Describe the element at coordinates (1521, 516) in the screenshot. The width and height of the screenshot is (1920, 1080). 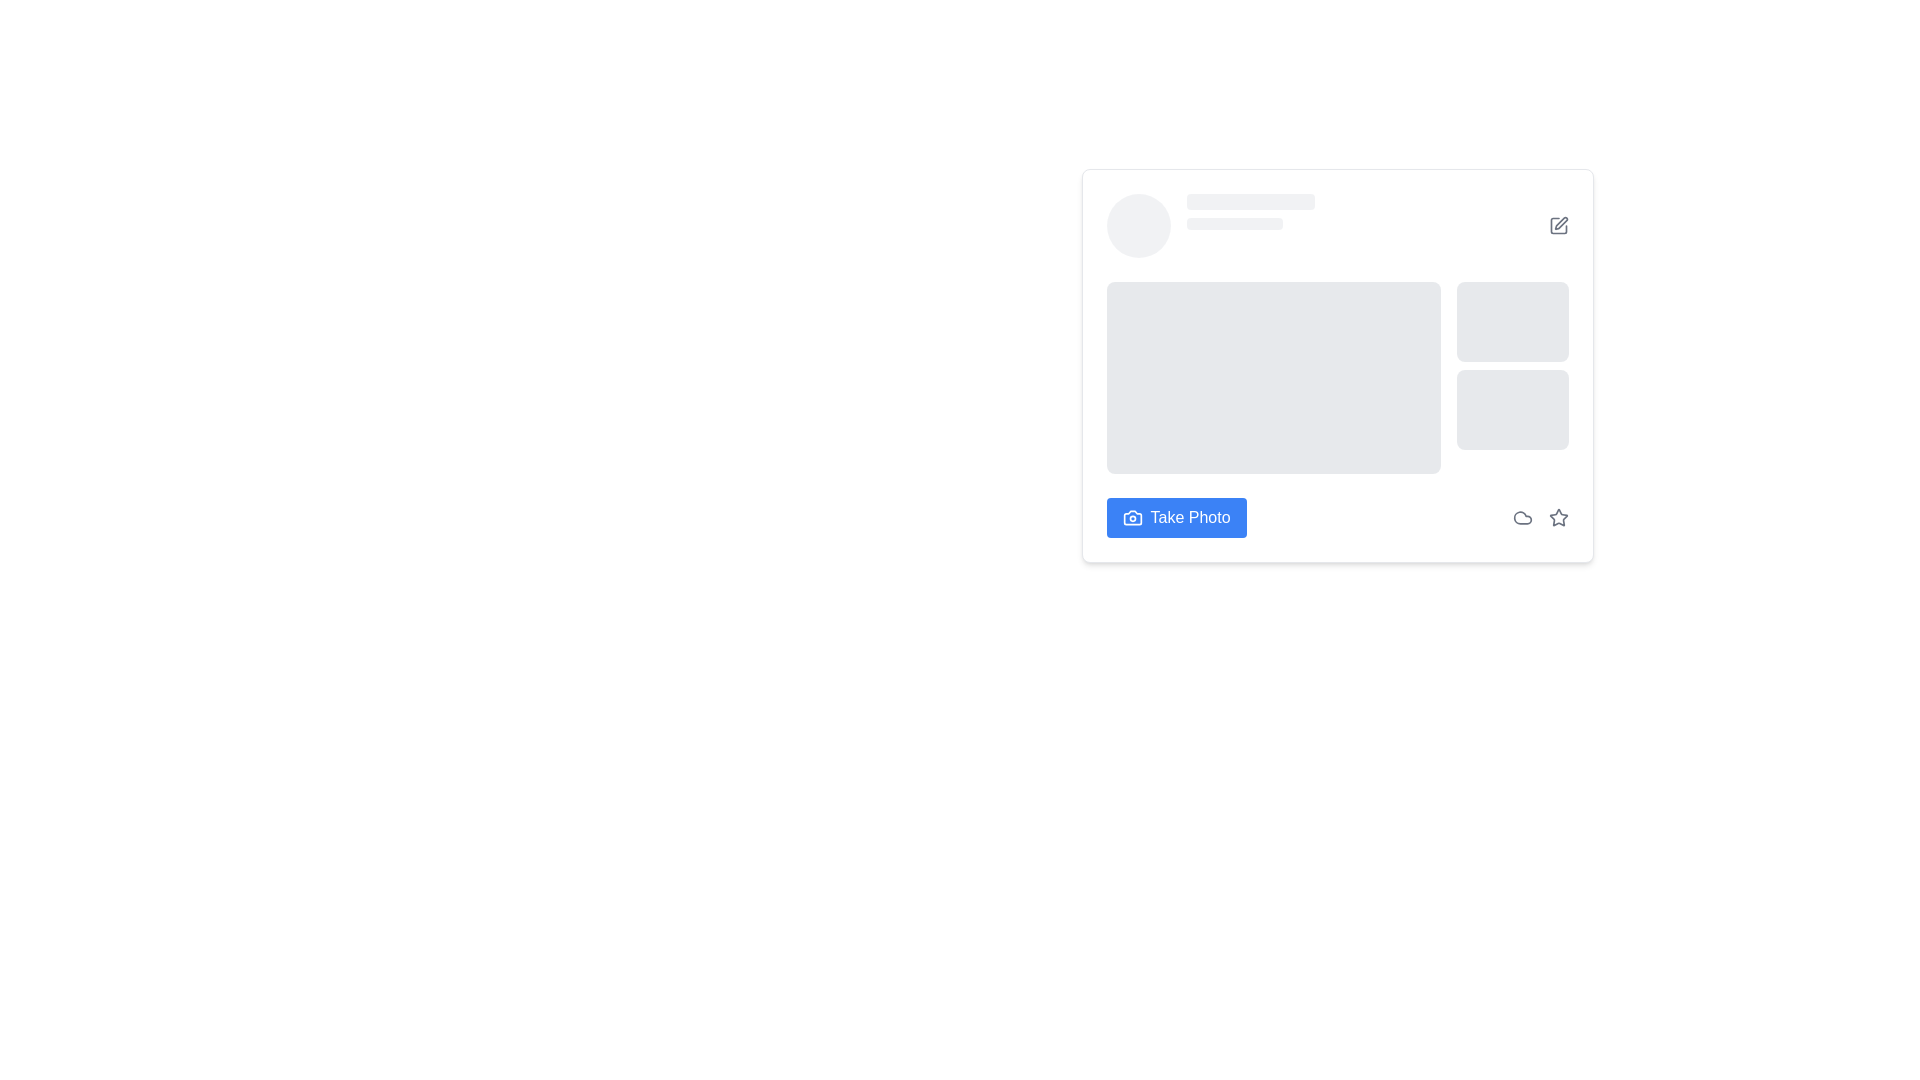
I see `the visual representation of the cloud-related icon located in the bottom-right corner of the rectangular card area` at that location.